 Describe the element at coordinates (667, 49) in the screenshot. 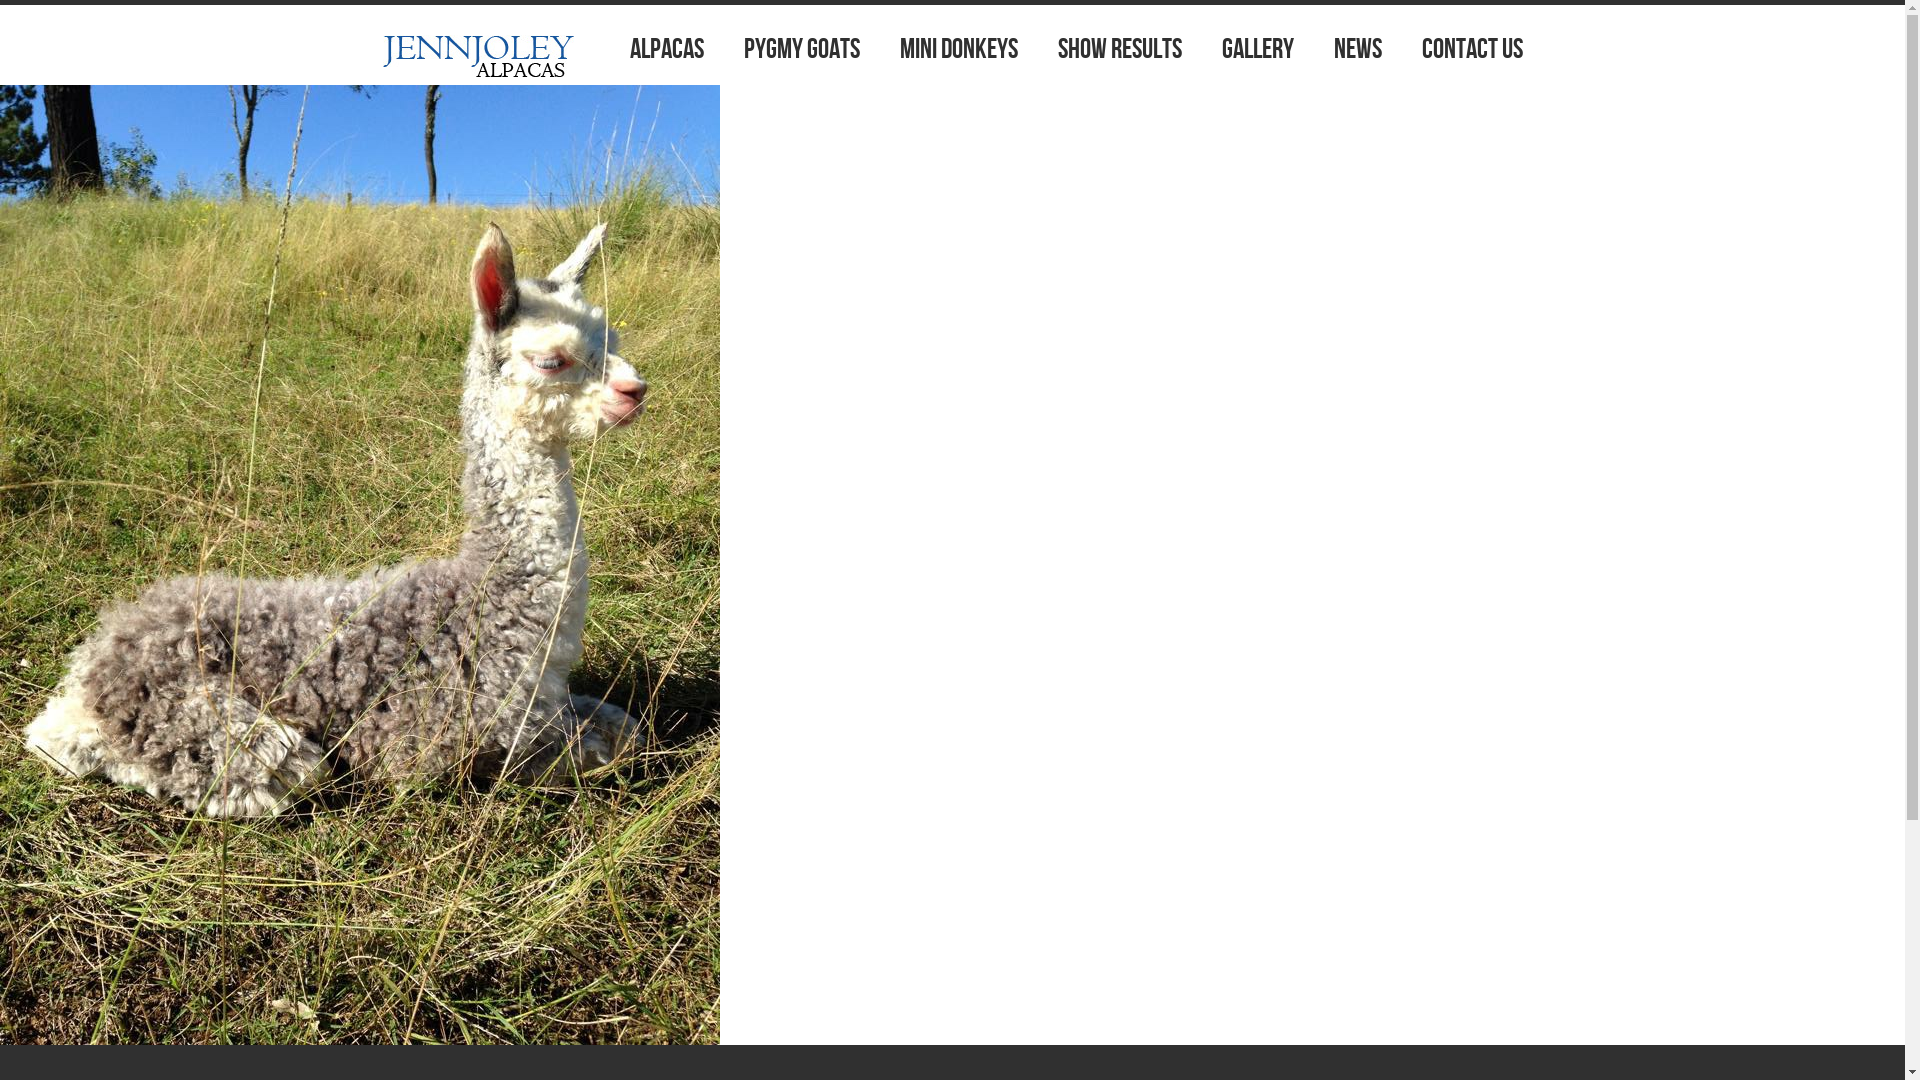

I see `'ALPACAS'` at that location.